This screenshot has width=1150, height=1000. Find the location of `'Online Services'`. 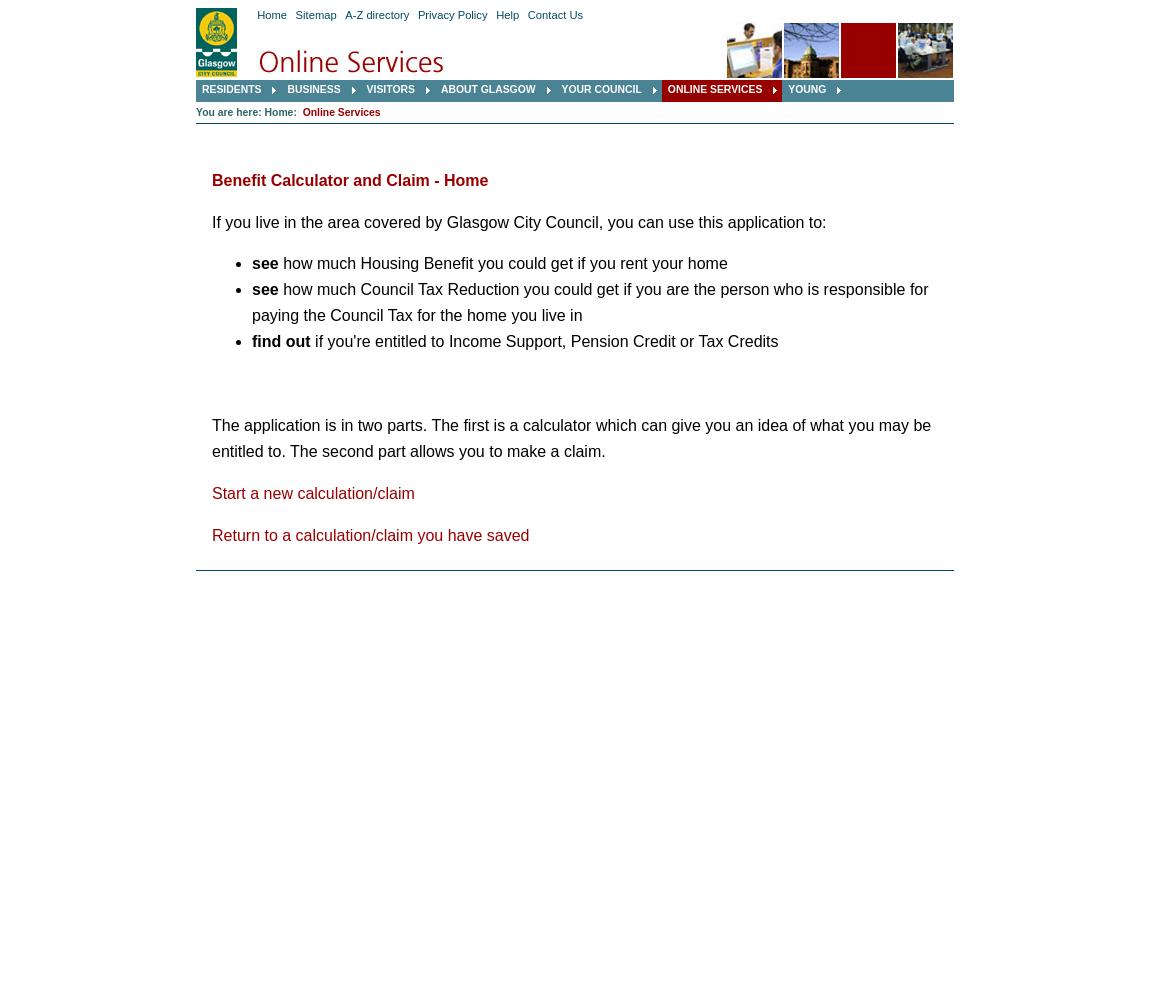

'Online Services' is located at coordinates (340, 111).